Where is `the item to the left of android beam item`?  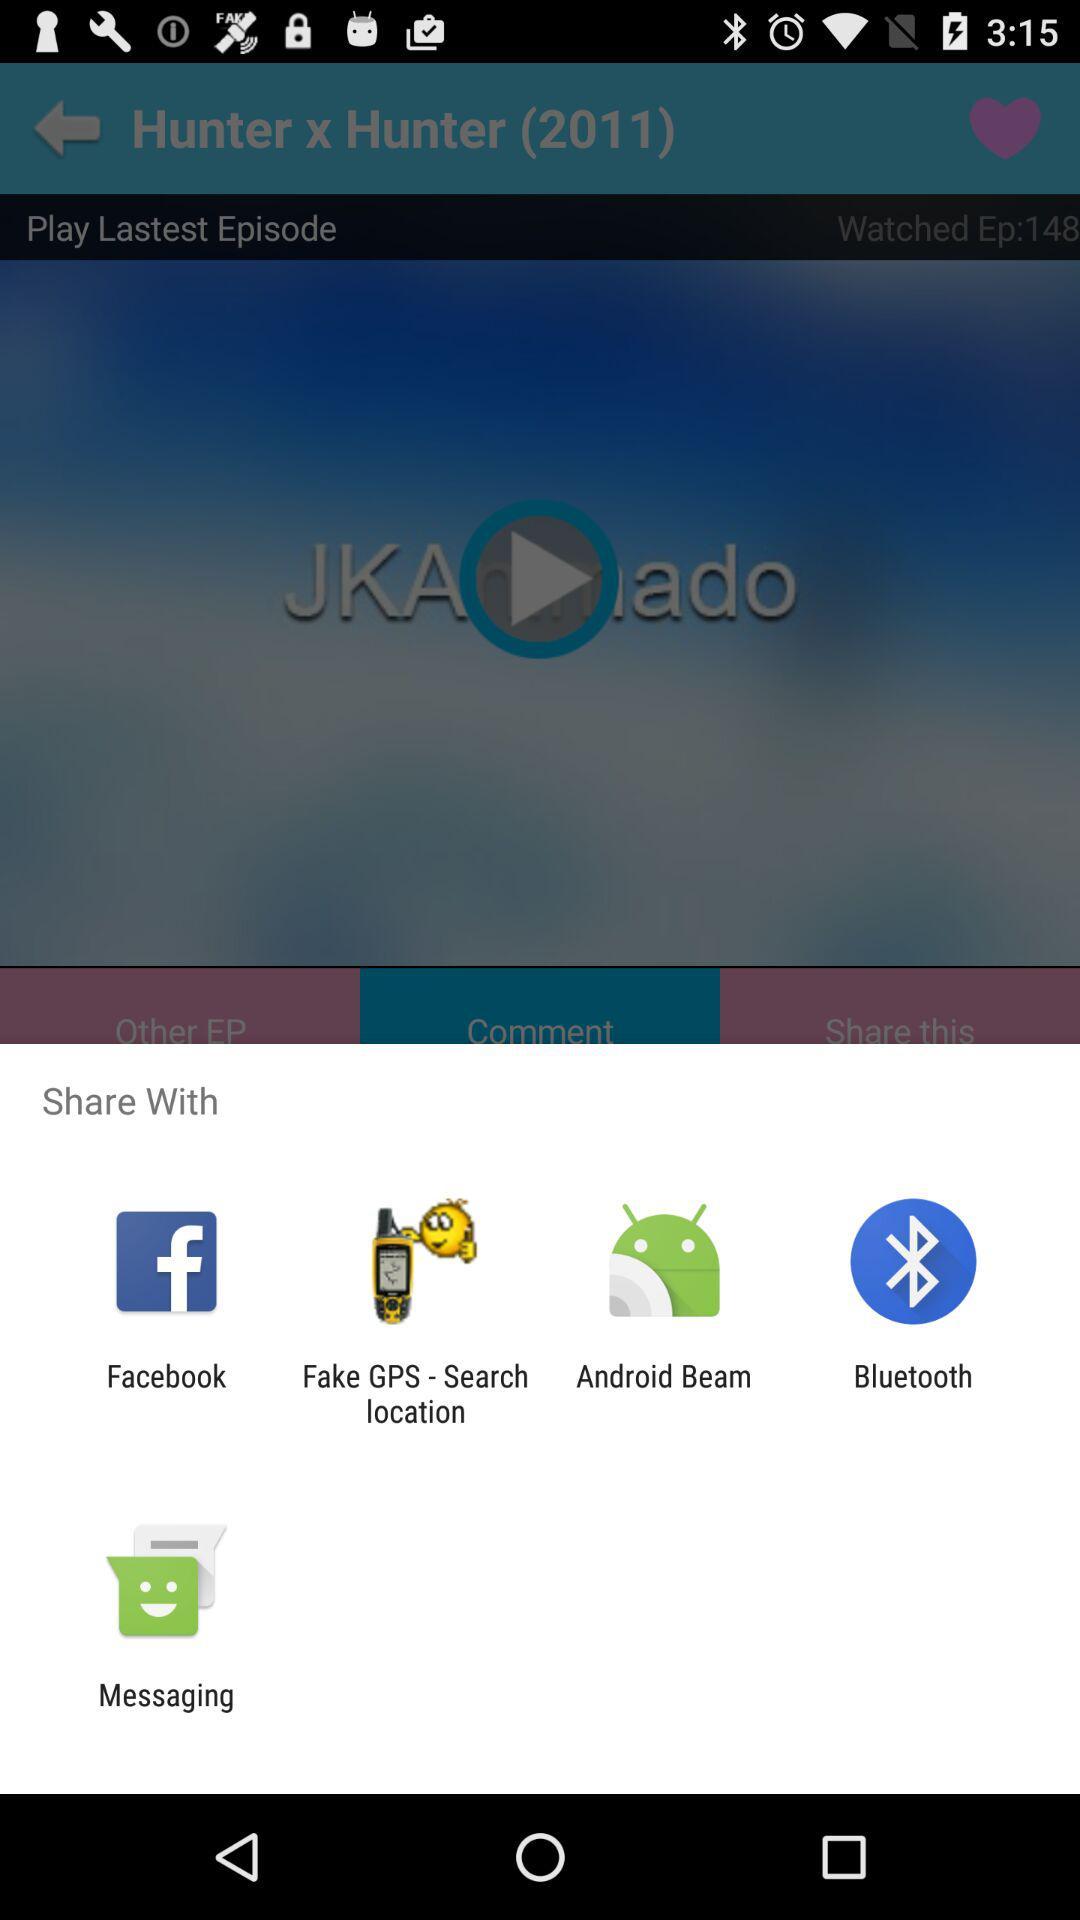 the item to the left of android beam item is located at coordinates (414, 1392).